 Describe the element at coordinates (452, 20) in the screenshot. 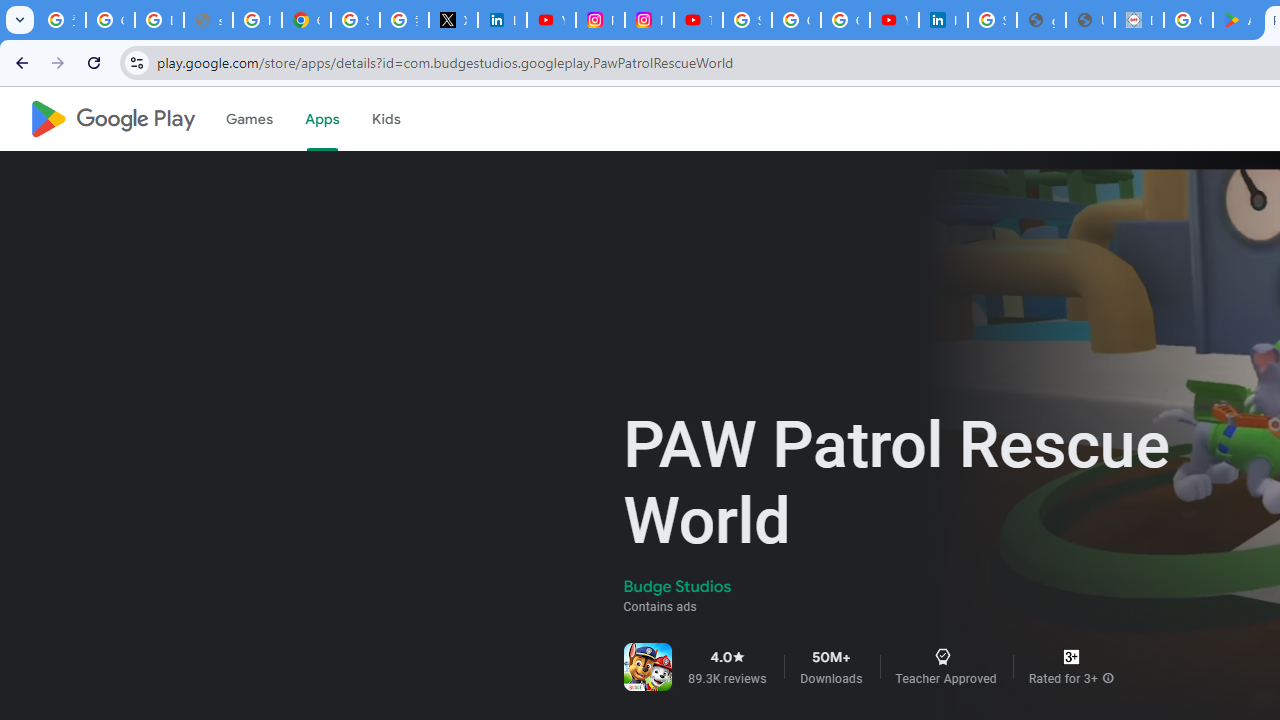

I see `'X'` at that location.